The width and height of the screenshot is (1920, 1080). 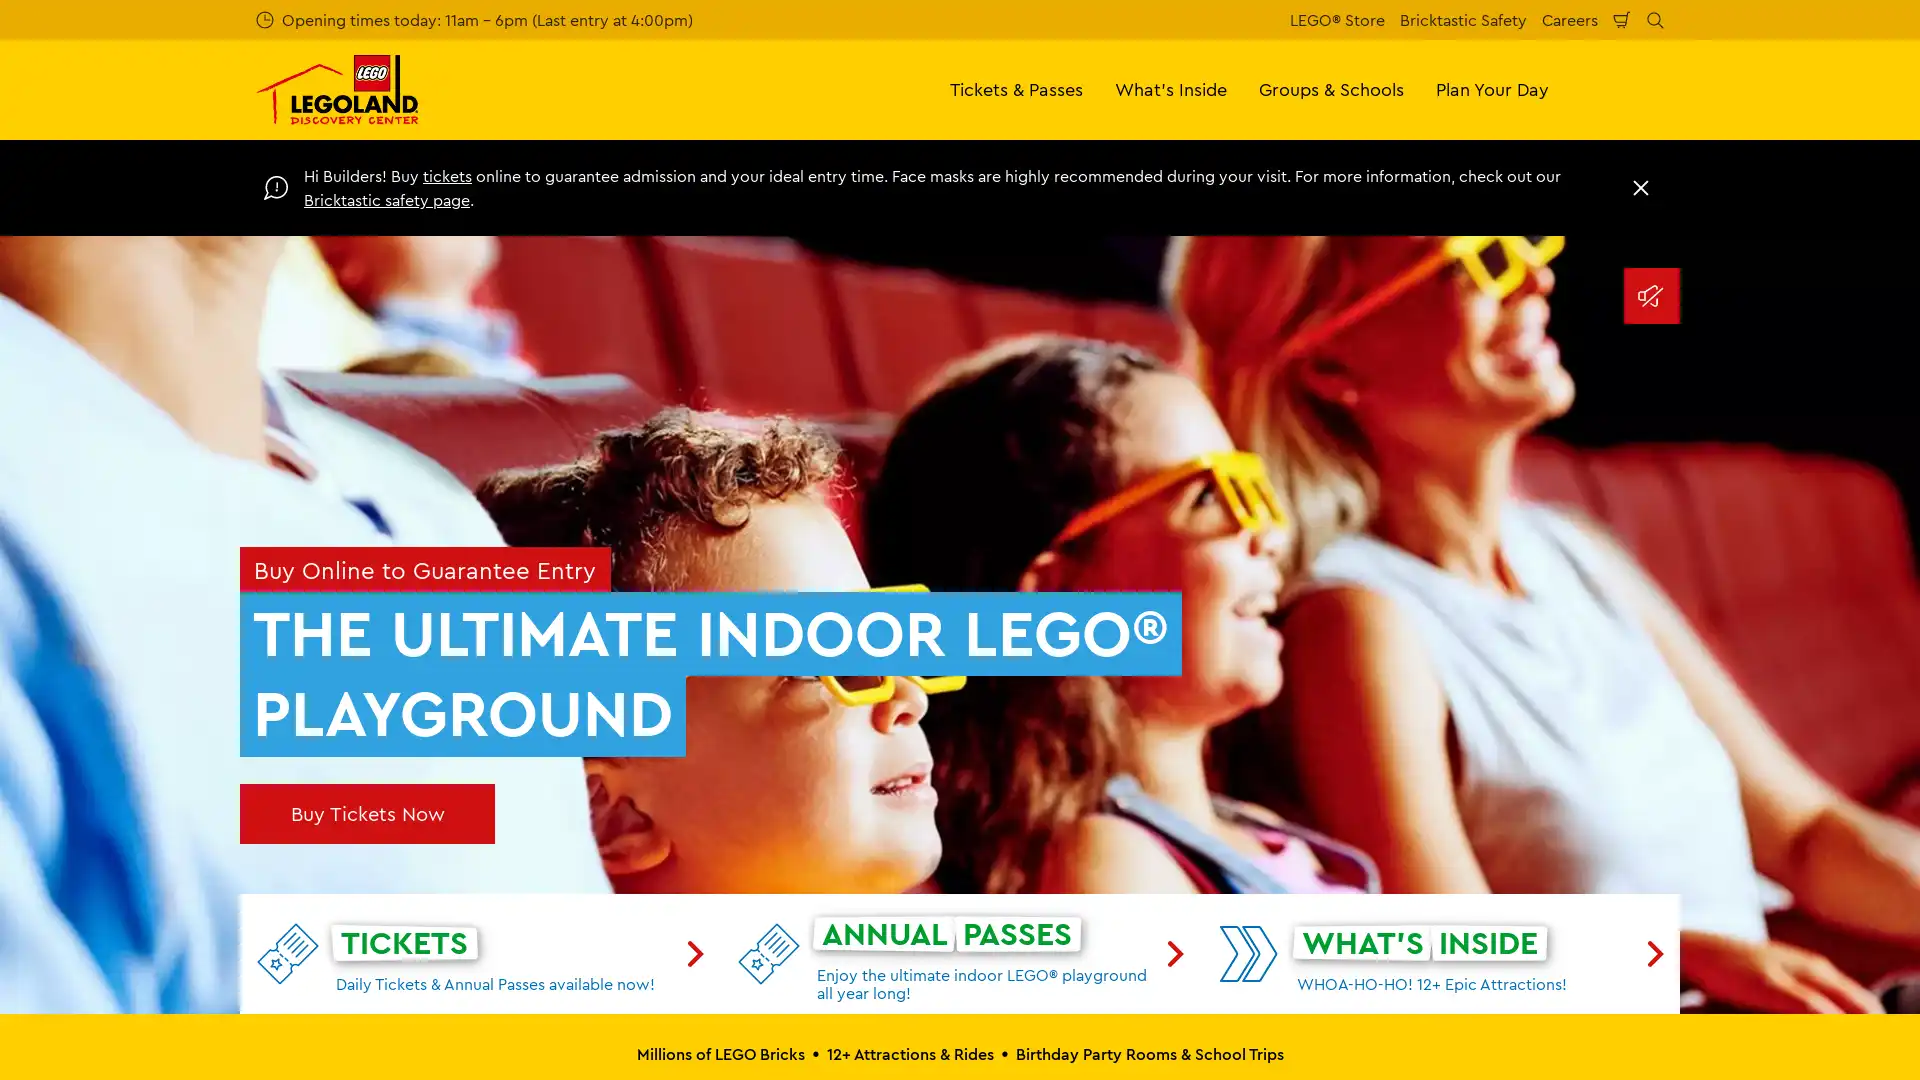 I want to click on Tickets & Passes, so click(x=1016, y=88).